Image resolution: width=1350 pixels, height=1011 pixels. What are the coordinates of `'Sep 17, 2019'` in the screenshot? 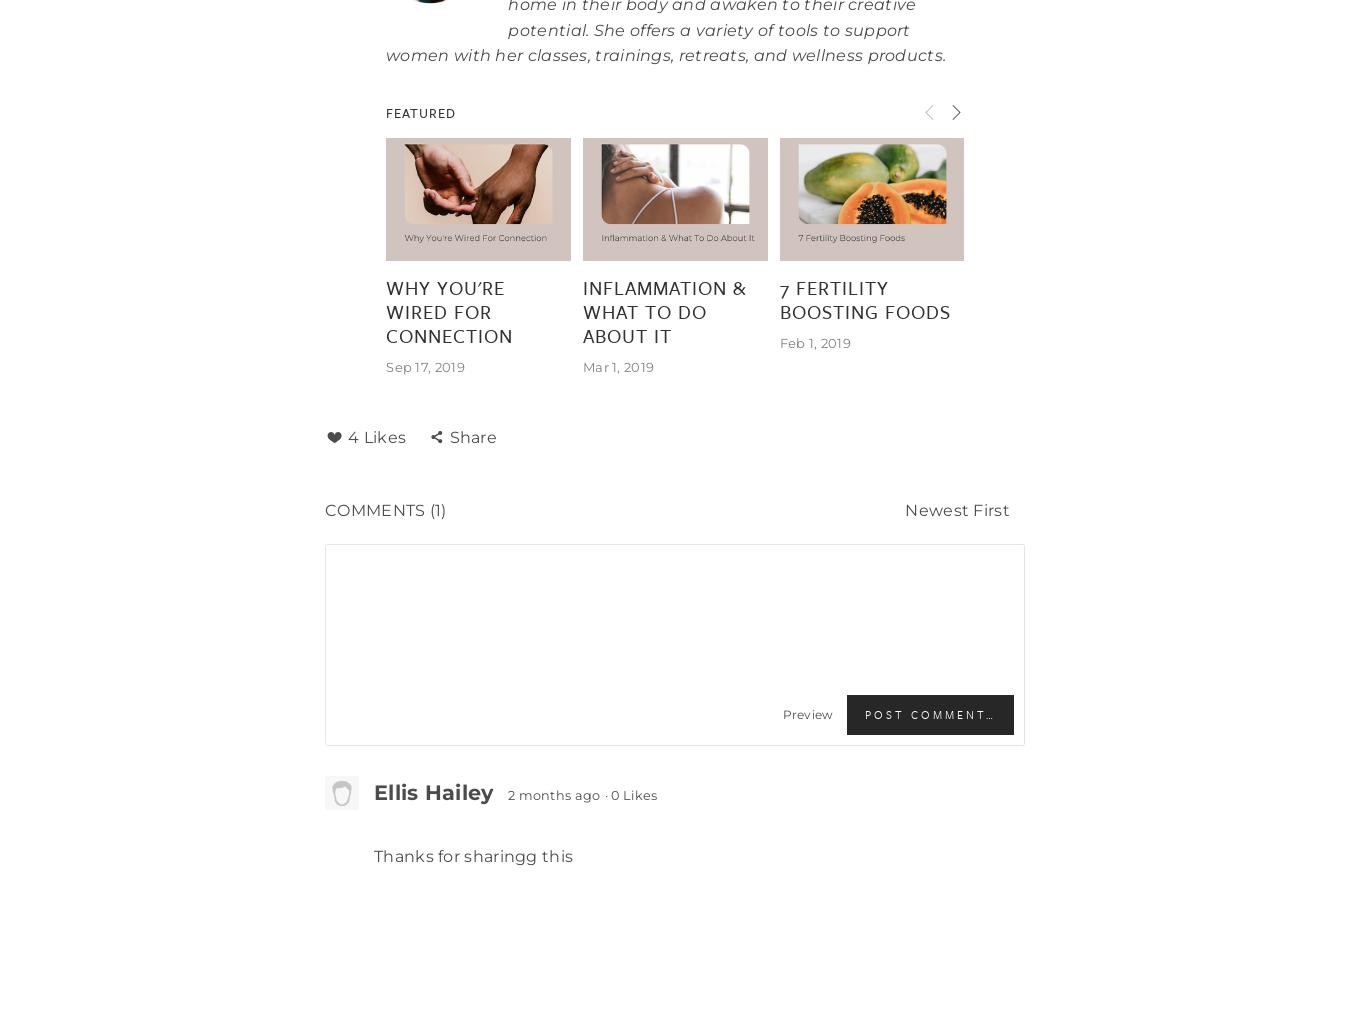 It's located at (424, 364).